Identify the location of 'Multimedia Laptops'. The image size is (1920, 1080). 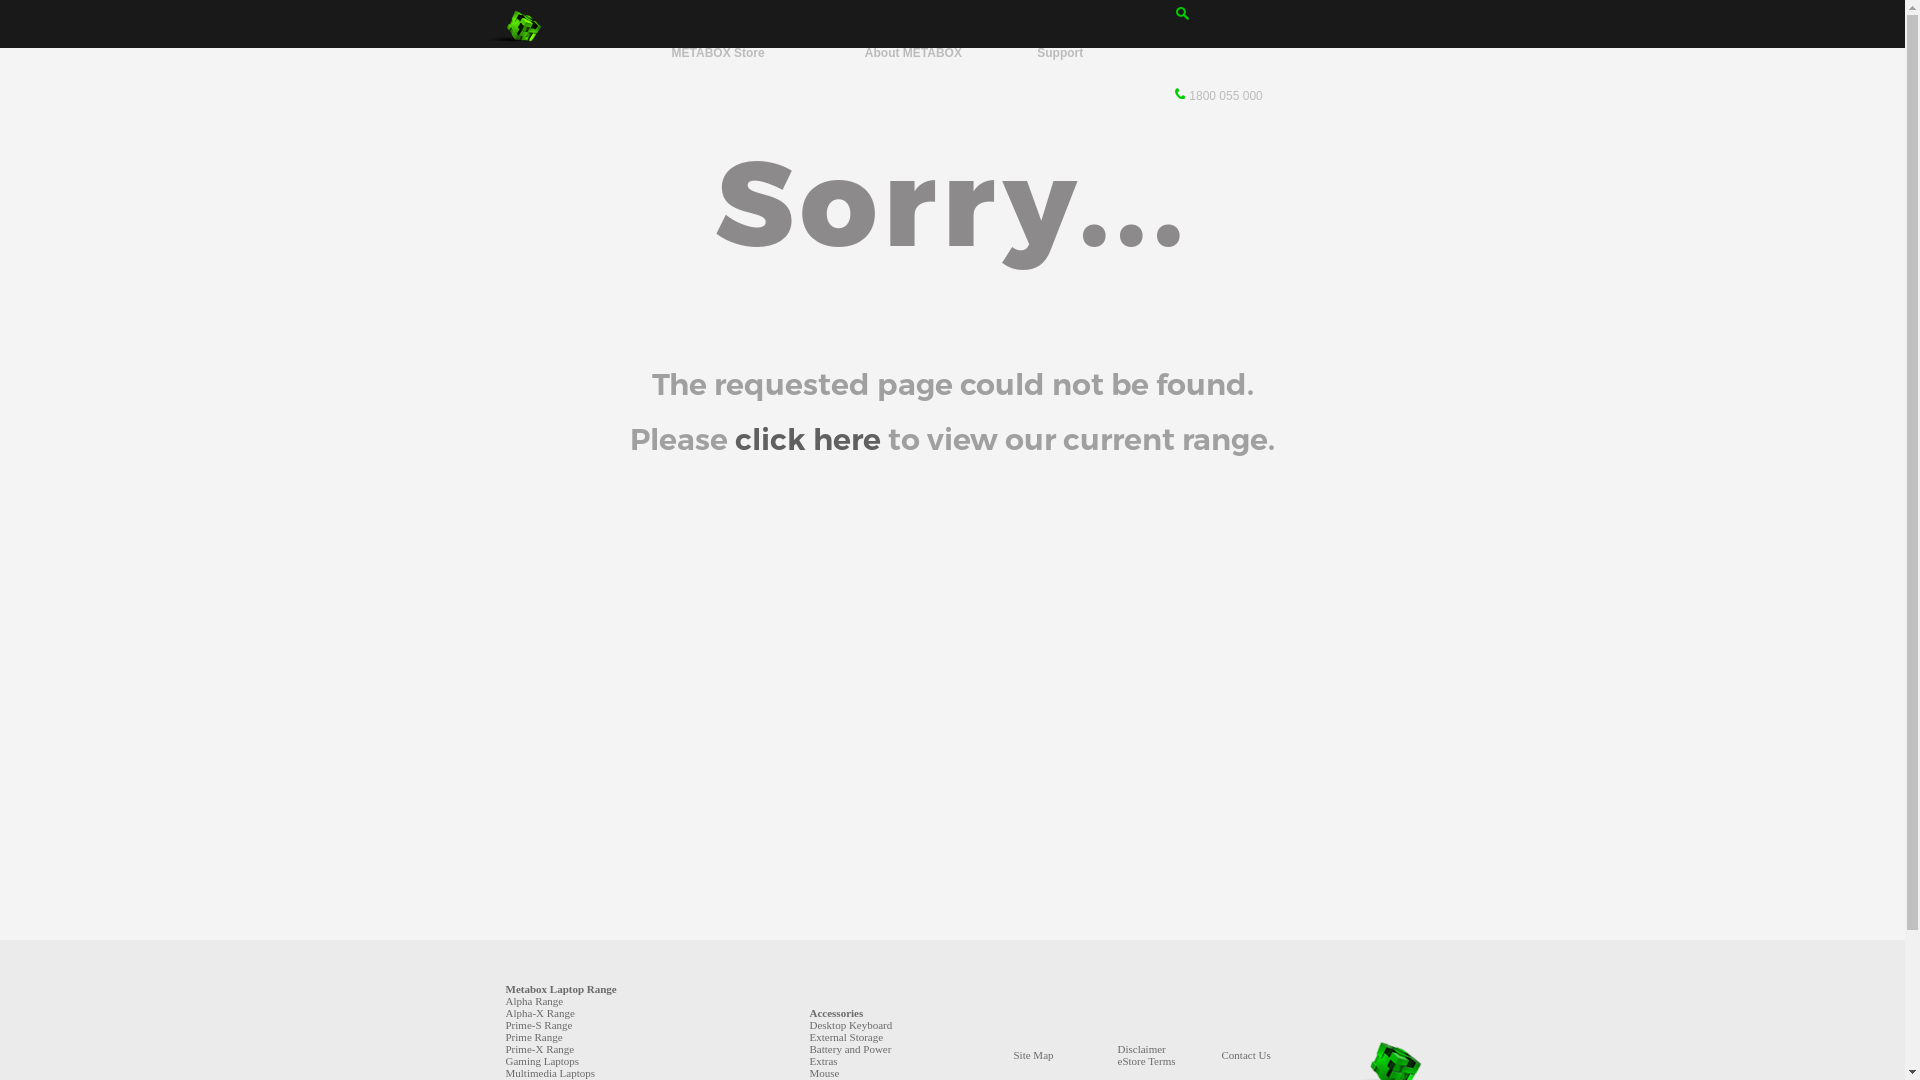
(505, 1071).